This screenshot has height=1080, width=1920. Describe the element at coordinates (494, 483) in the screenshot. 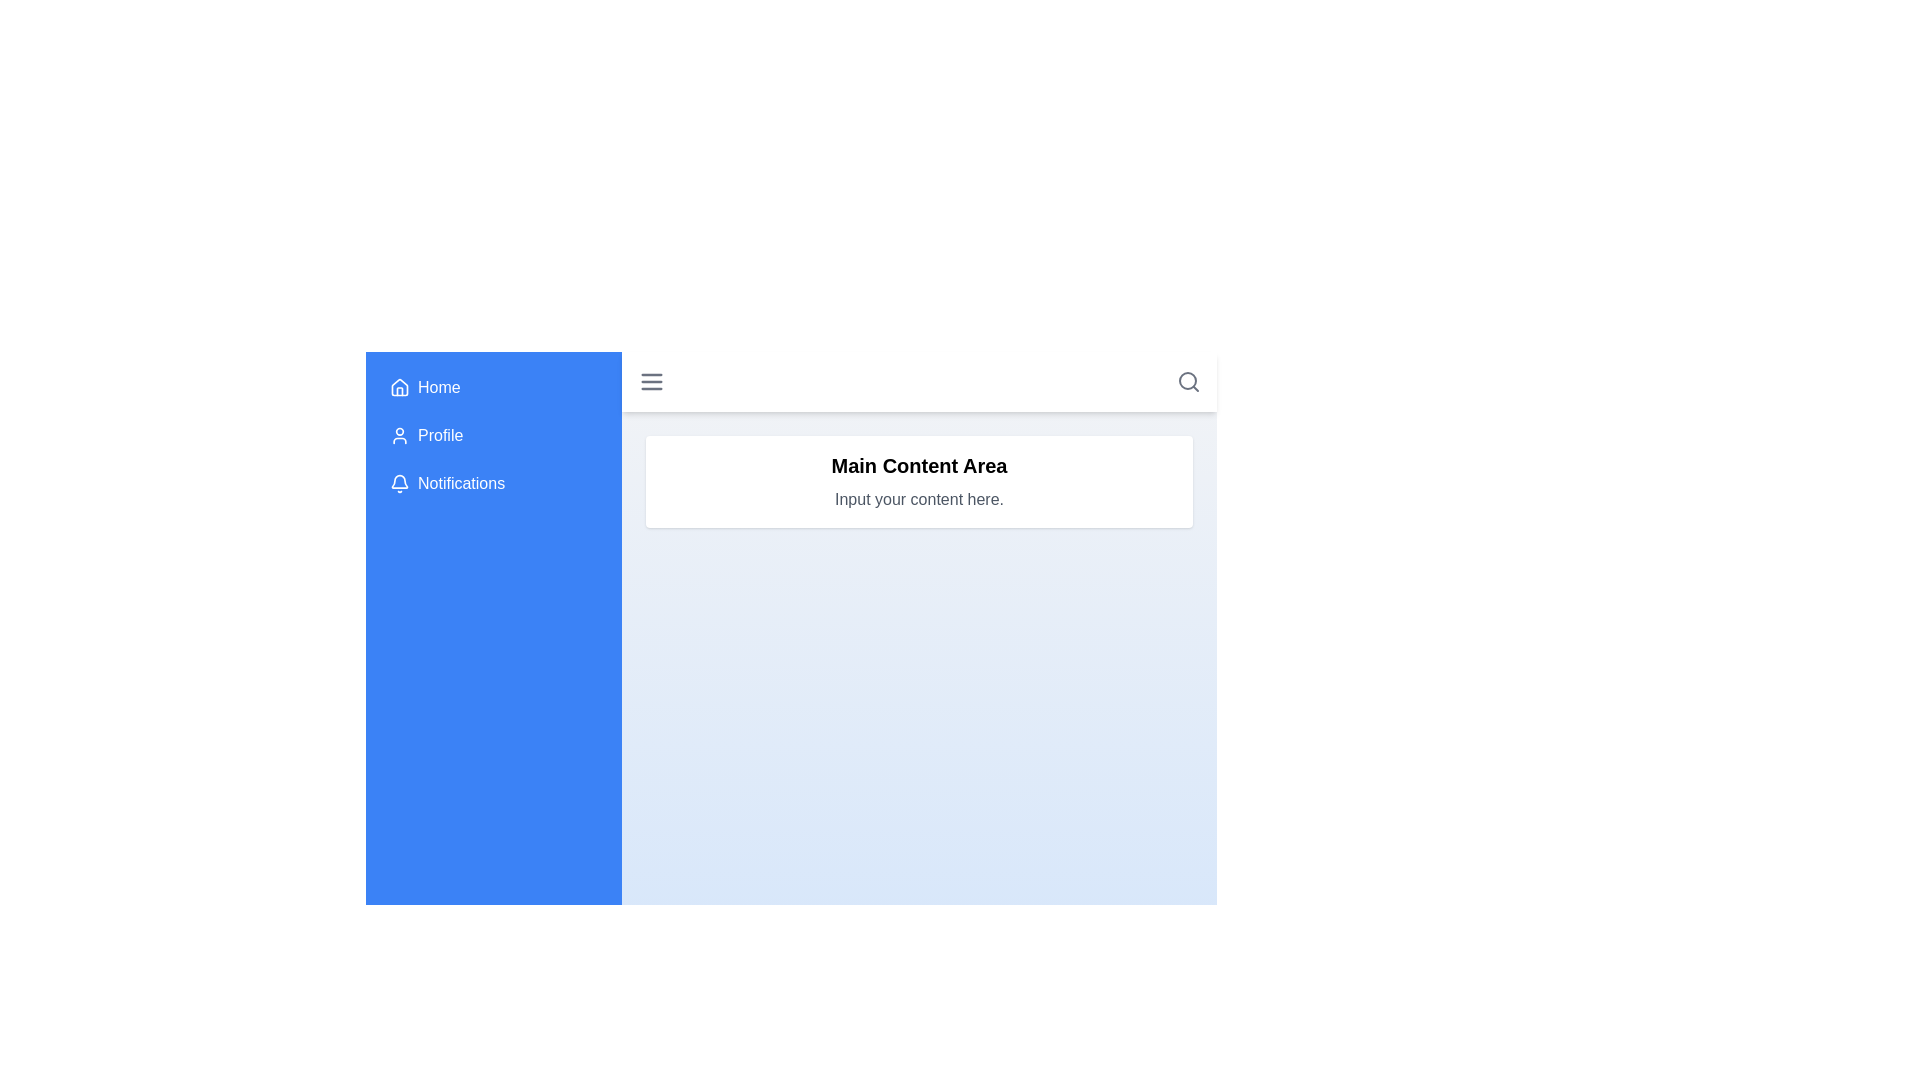

I see `the 'Notifications' entry in the sidebar to access the Notifications section` at that location.